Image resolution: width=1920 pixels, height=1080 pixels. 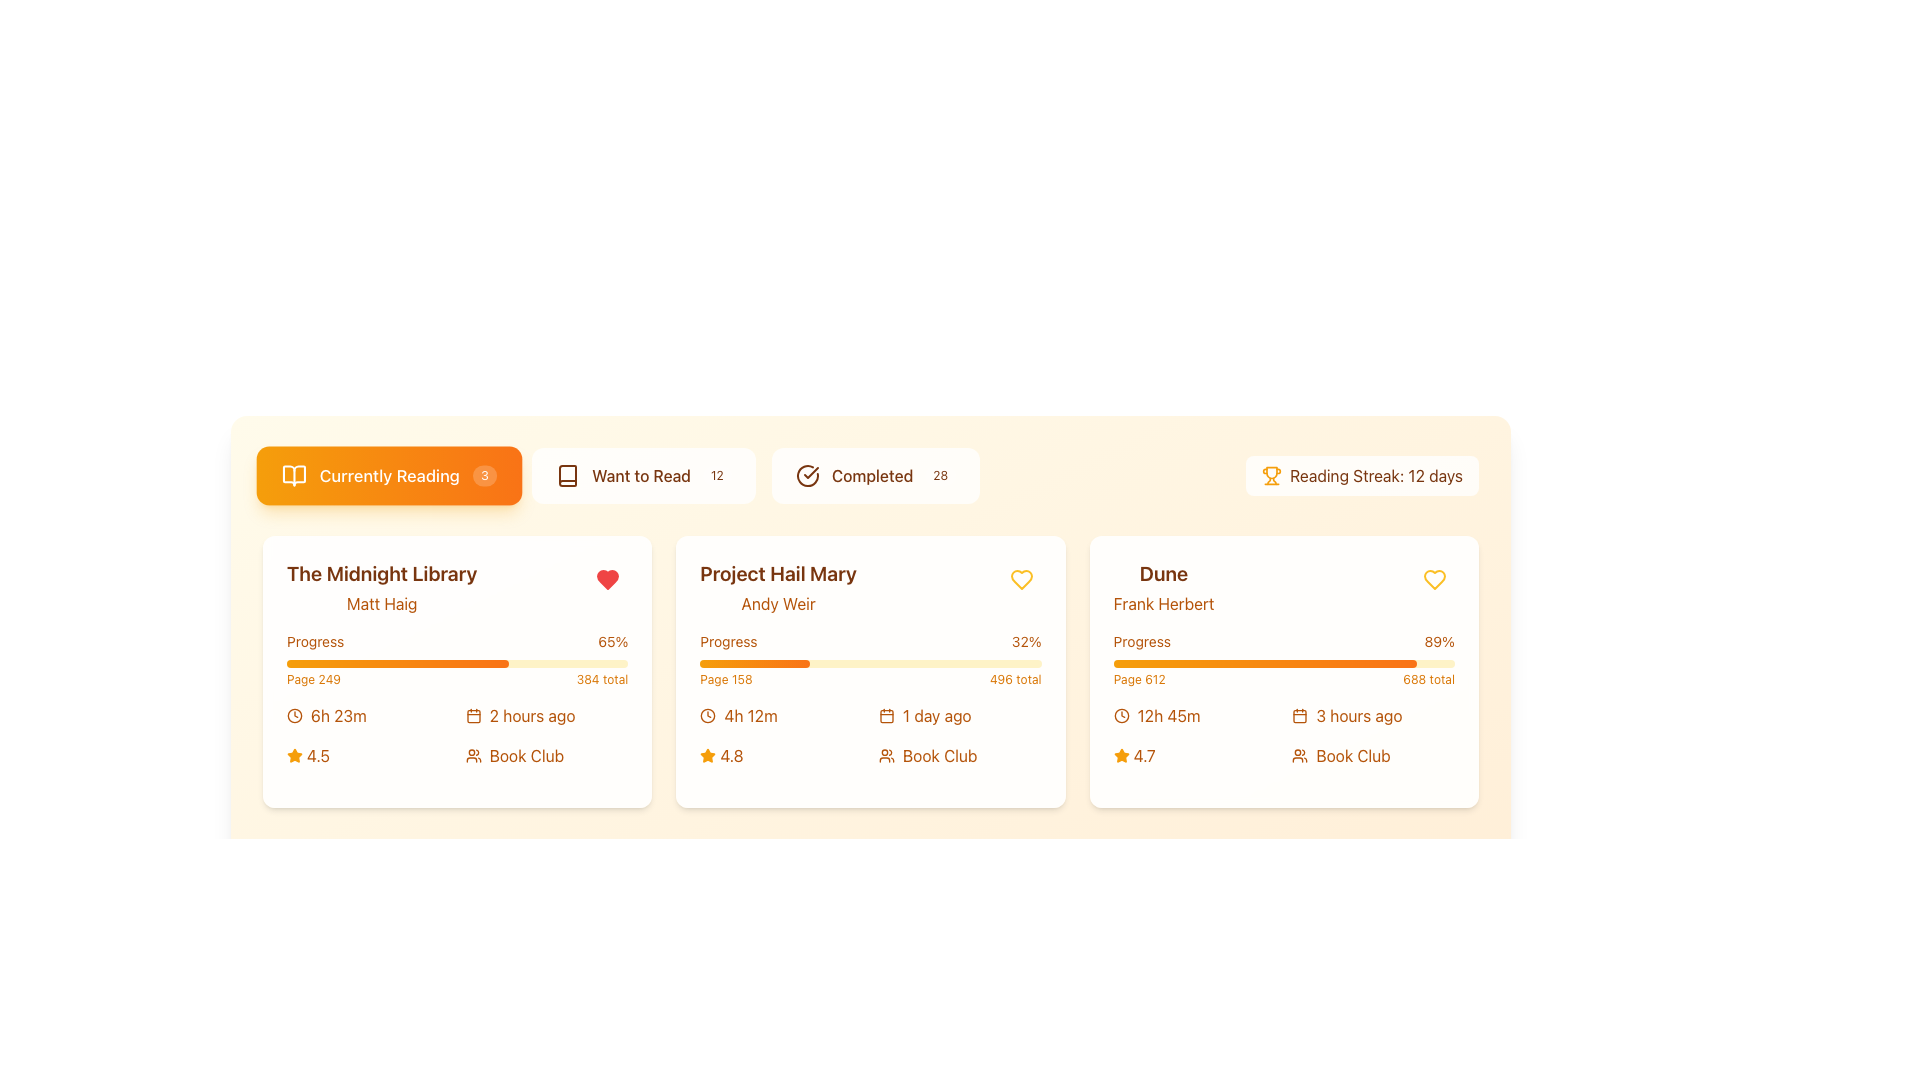 I want to click on the static text element displaying 'Andy Weir', which is amber-colored and located below 'Project Hail Mary' in the second card, so click(x=777, y=603).